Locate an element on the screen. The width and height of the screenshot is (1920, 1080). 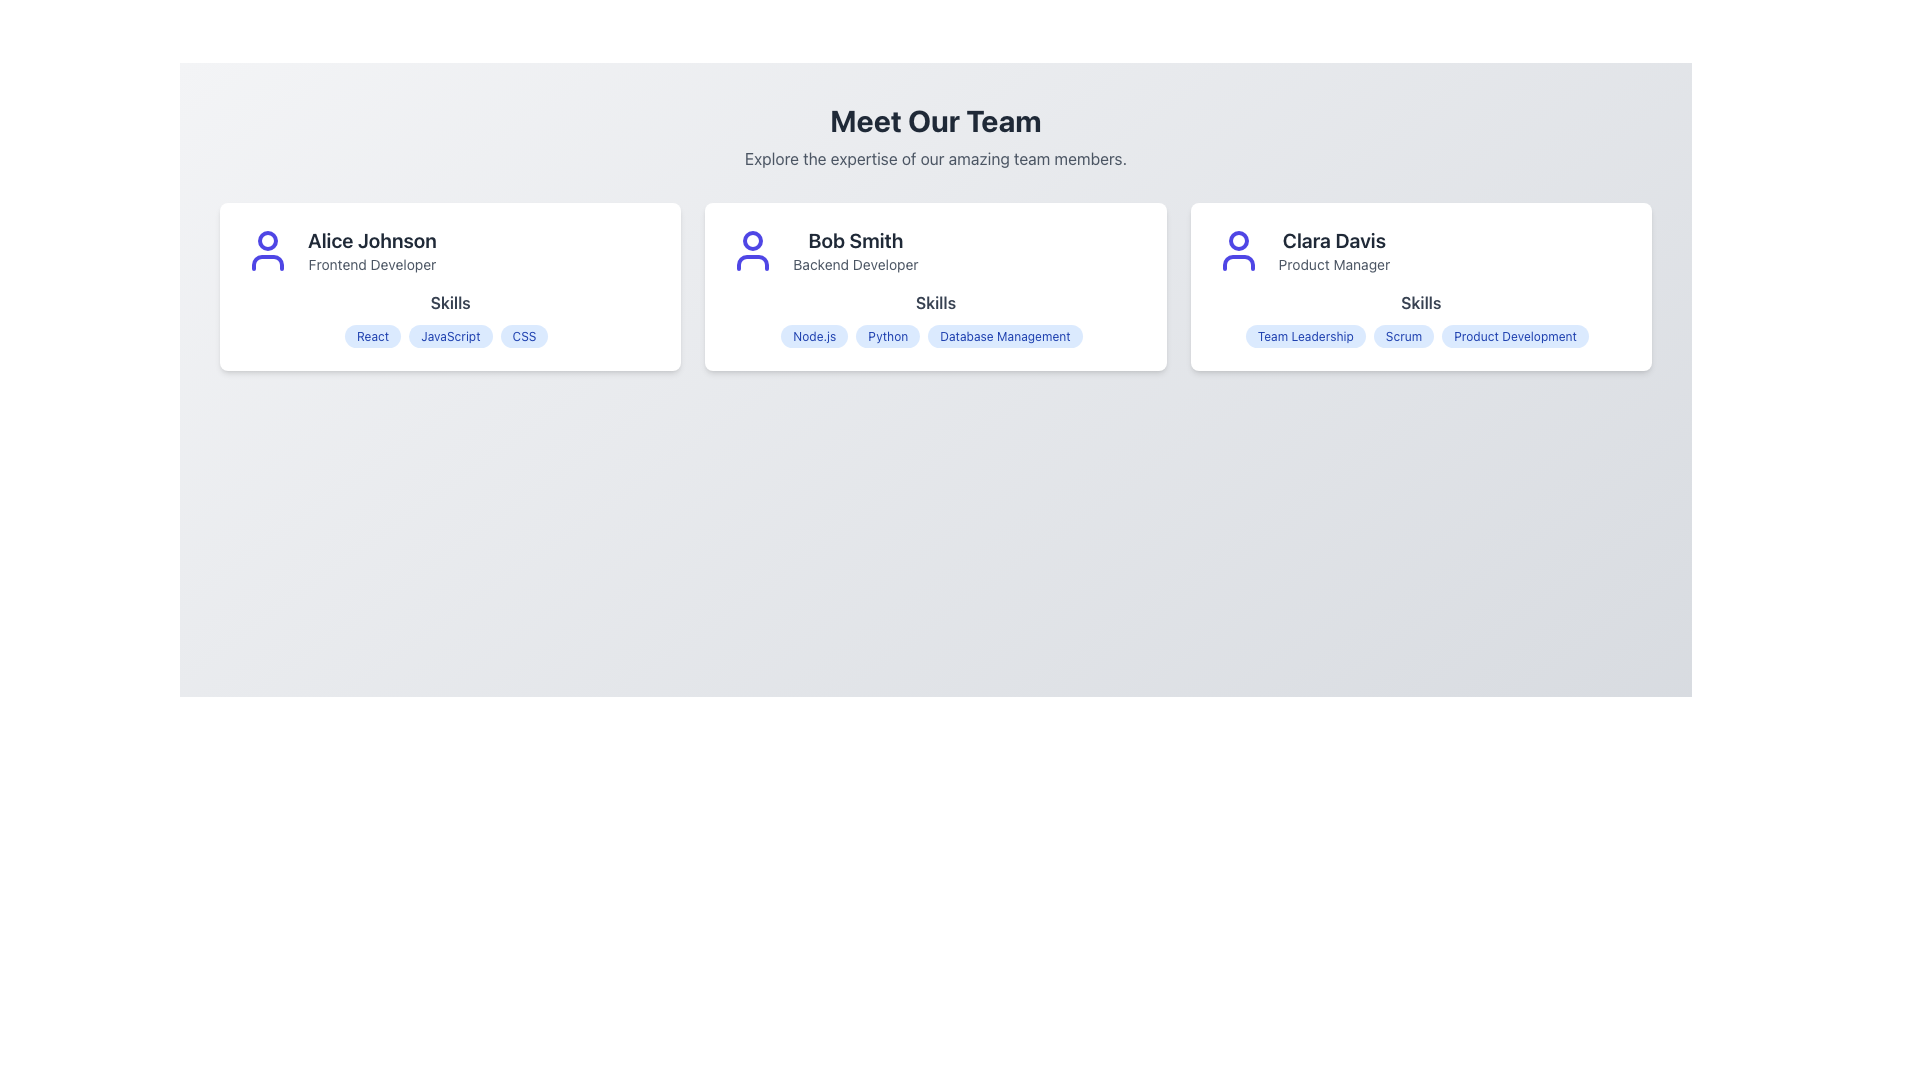
the curved line graphic of the user icon representing the body of 'Alice Johnson' located at the lower portion of the icon is located at coordinates (267, 261).